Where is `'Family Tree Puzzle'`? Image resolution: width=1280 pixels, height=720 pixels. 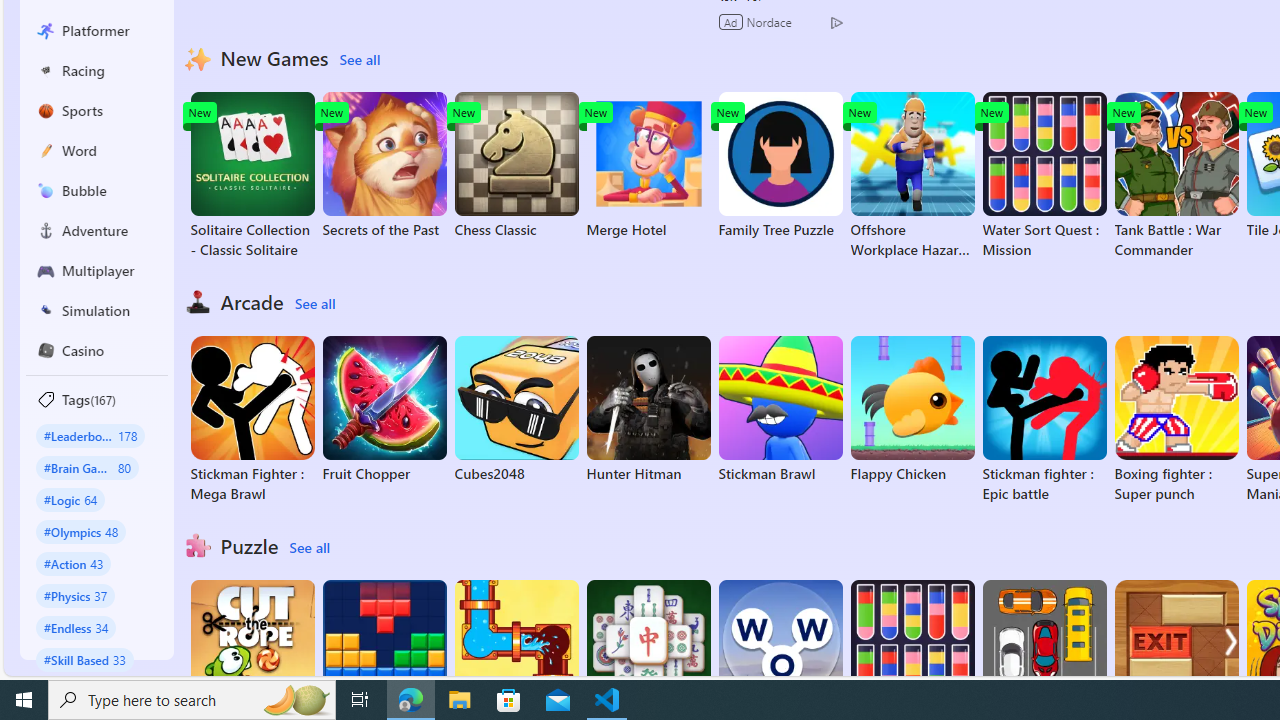 'Family Tree Puzzle' is located at coordinates (779, 164).